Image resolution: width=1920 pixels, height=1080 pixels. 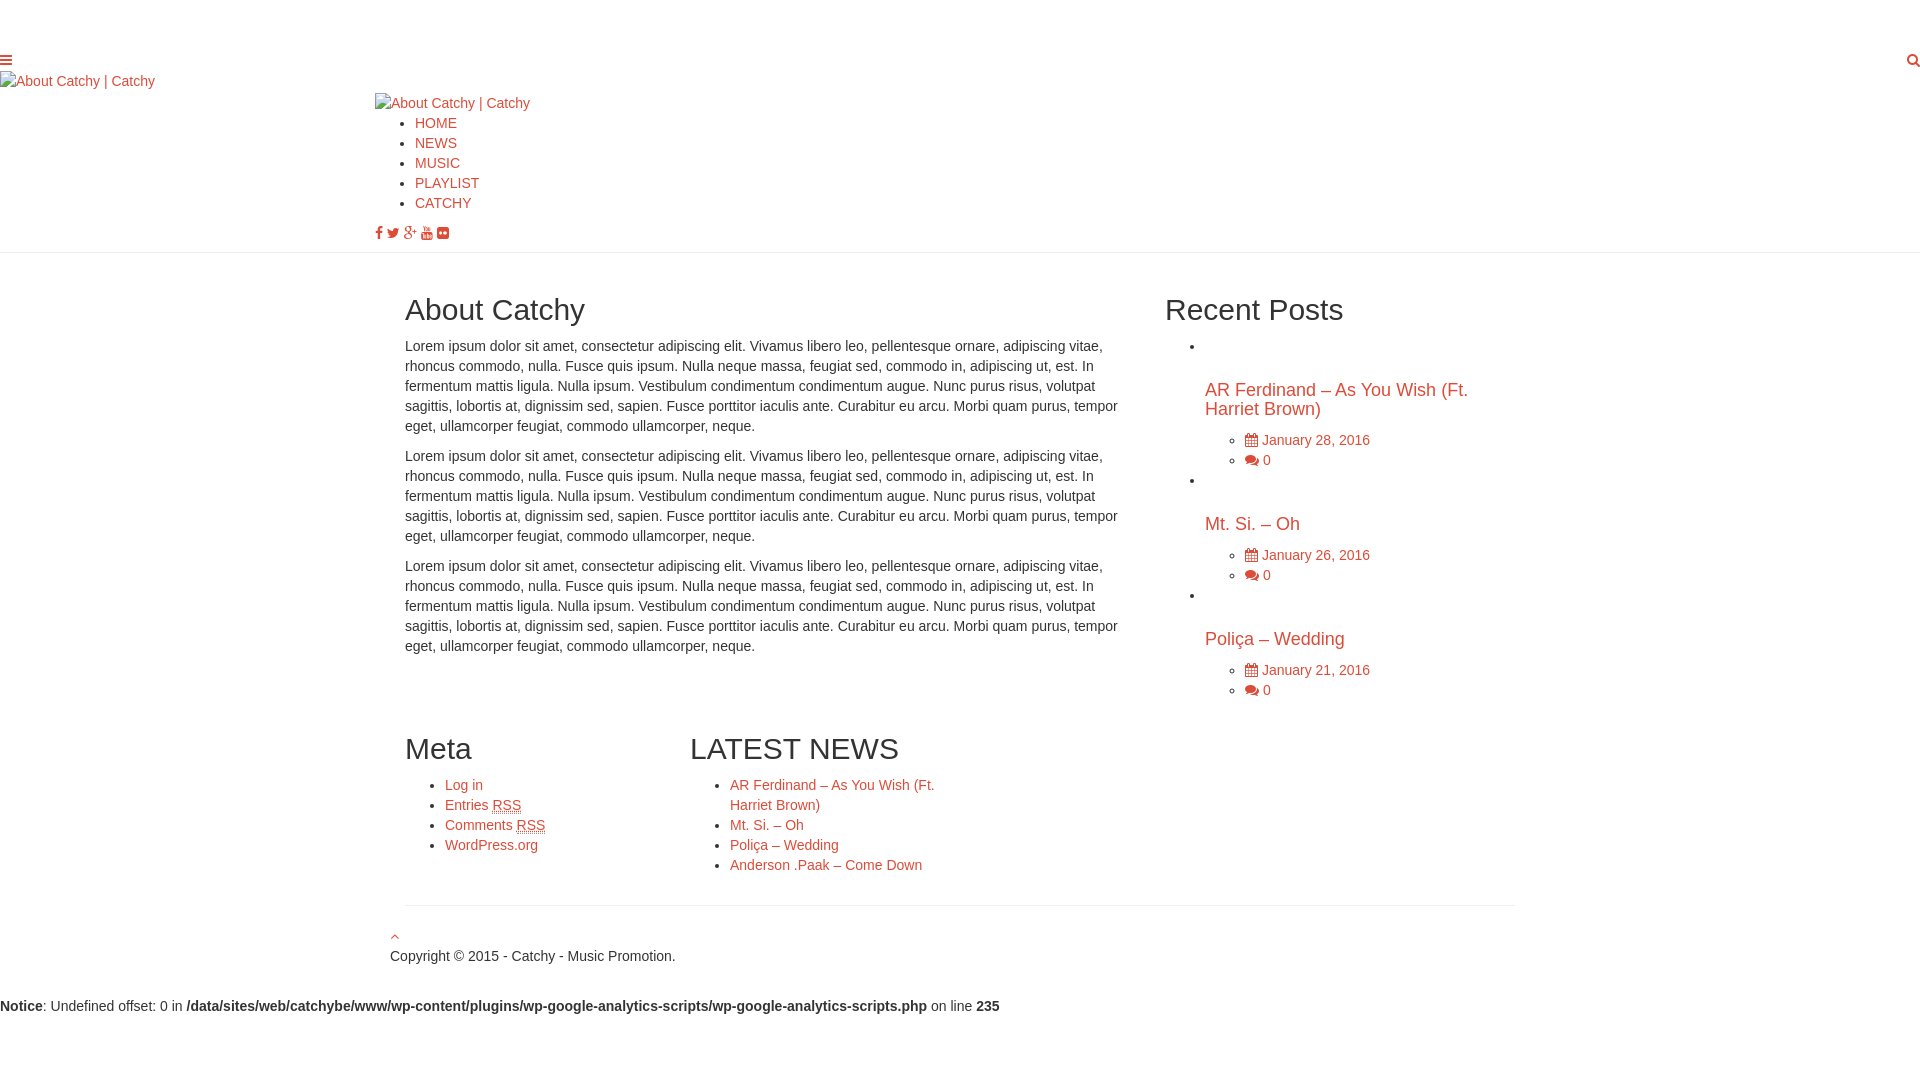 What do you see at coordinates (444, 784) in the screenshot?
I see `'Log in'` at bounding box center [444, 784].